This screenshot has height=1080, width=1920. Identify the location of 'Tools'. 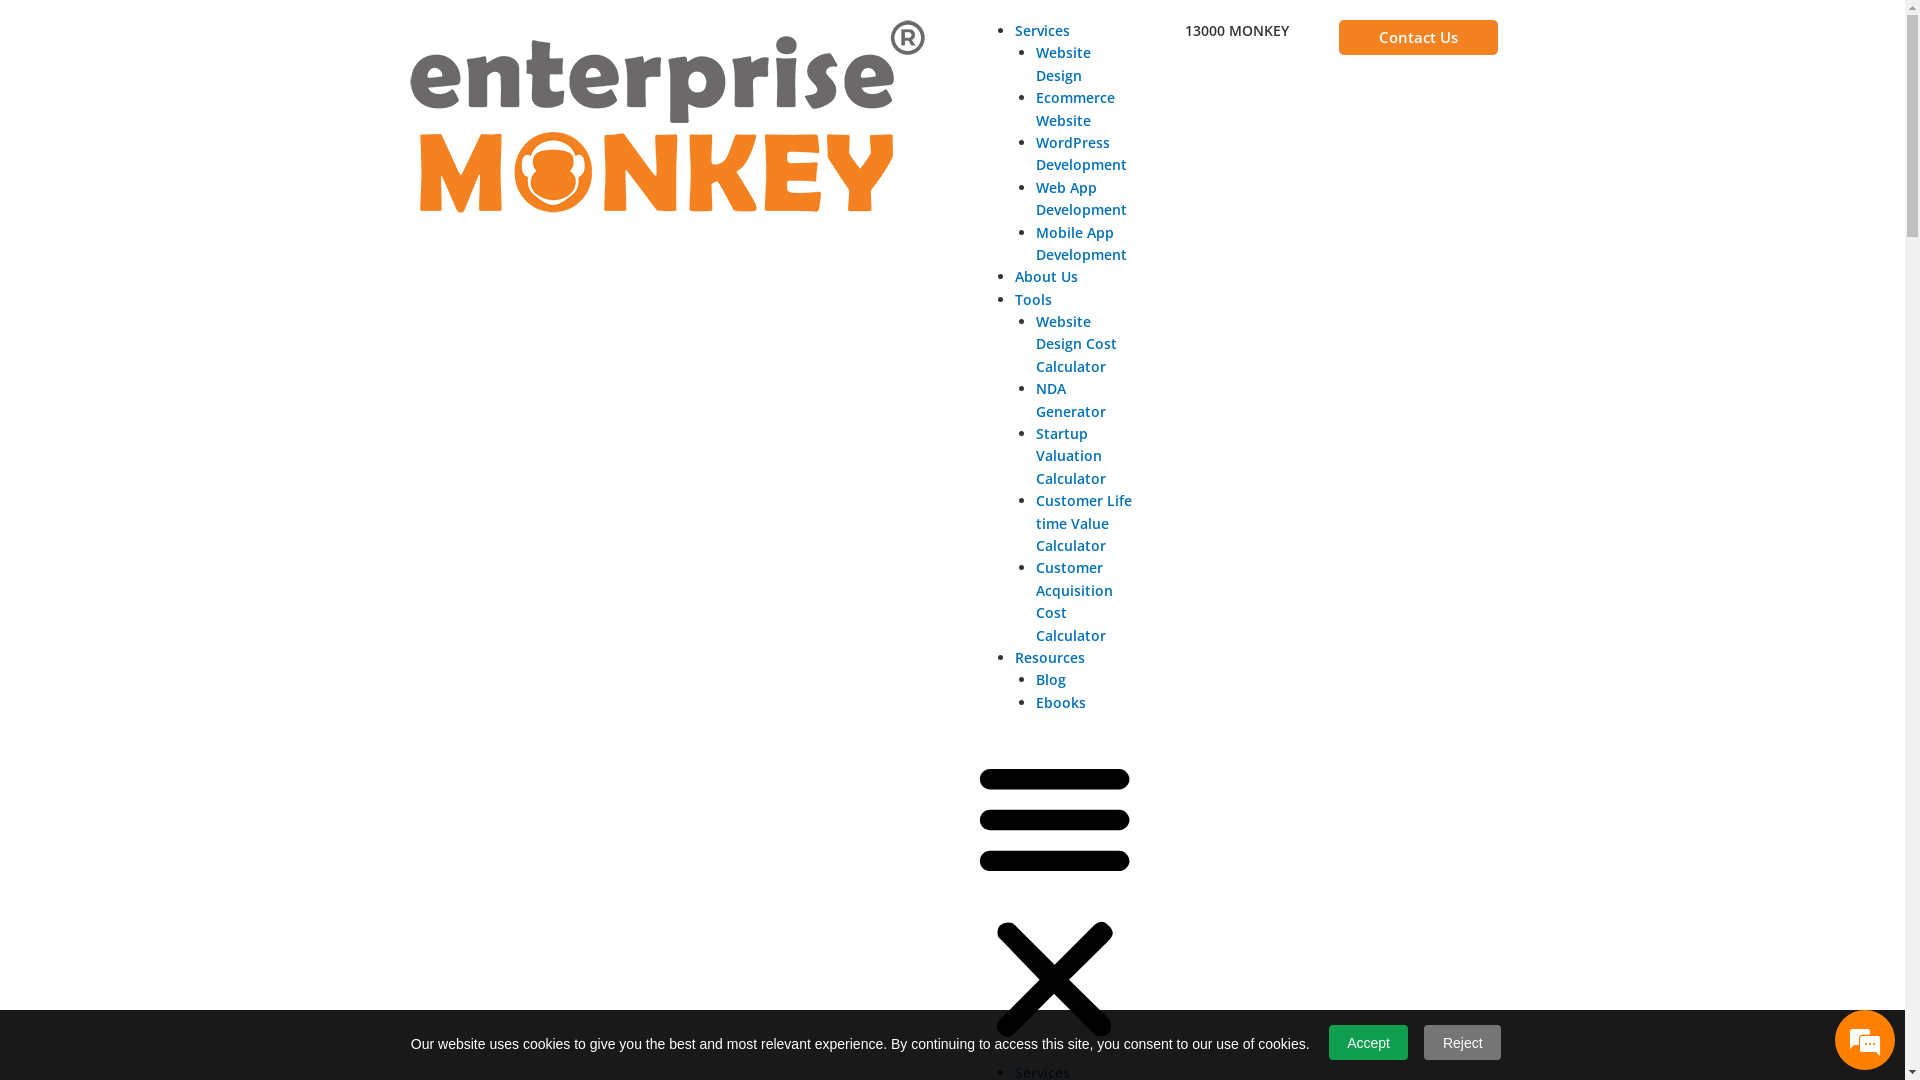
(1032, 299).